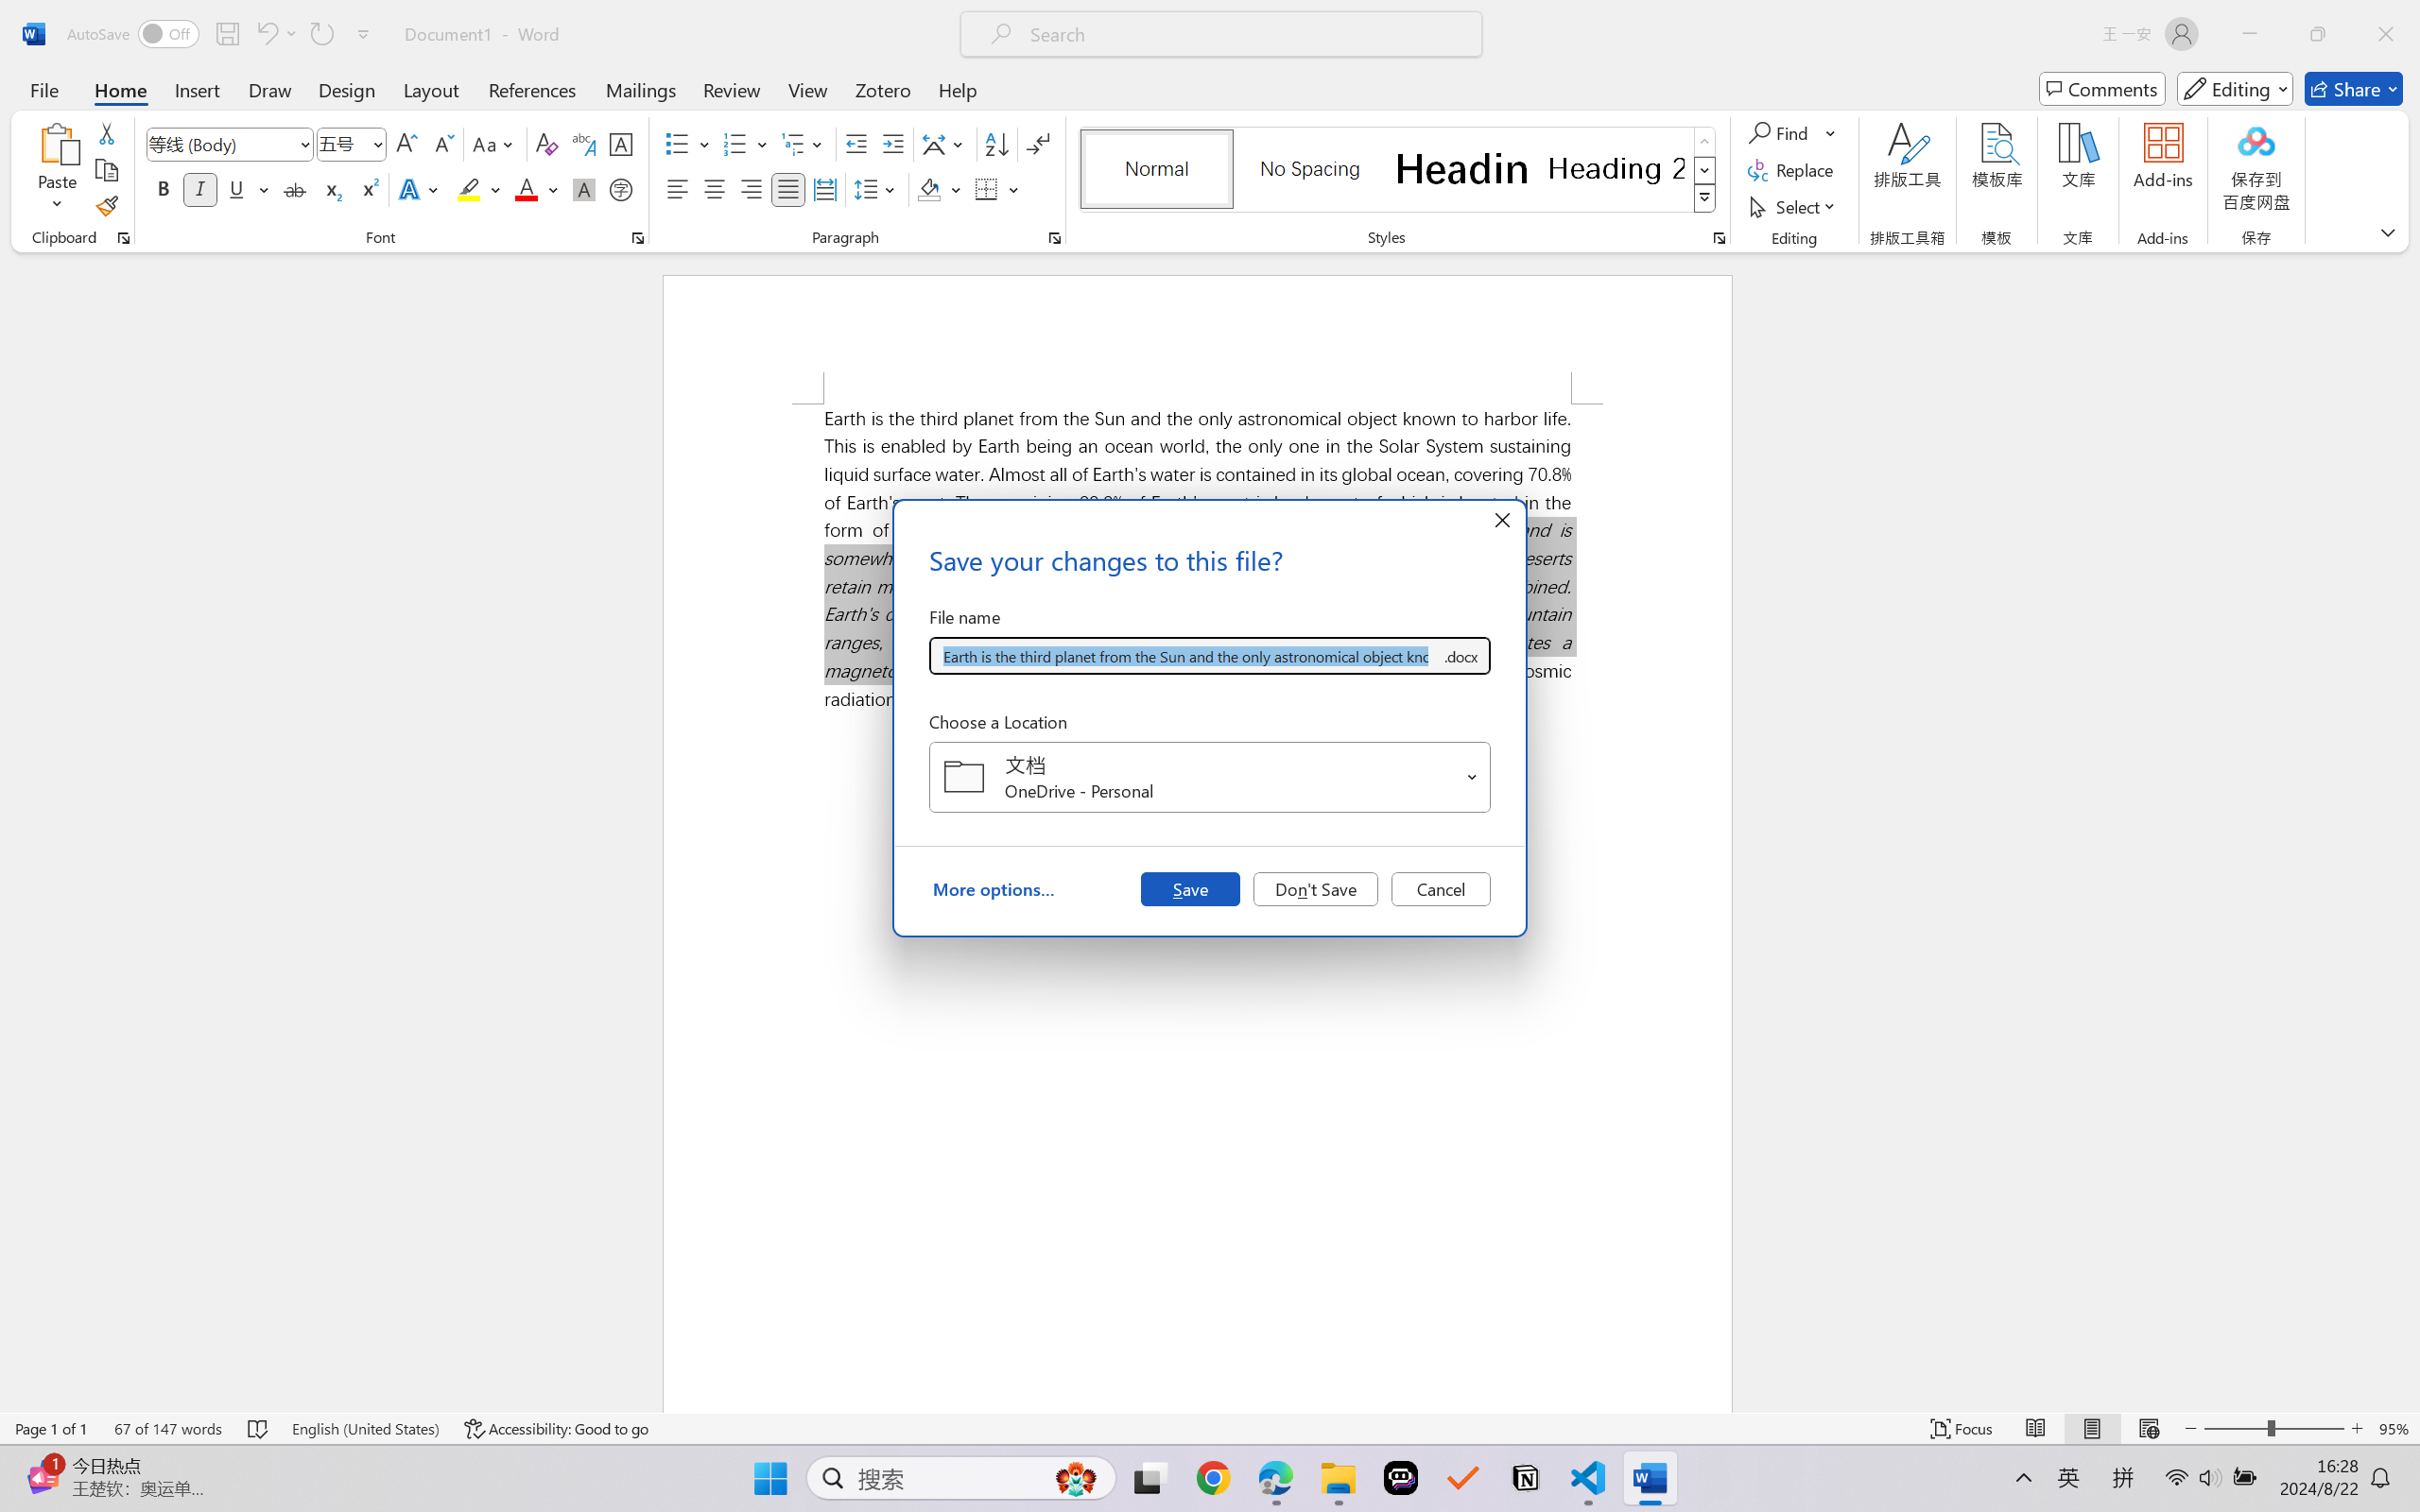 The image size is (2420, 1512). What do you see at coordinates (804, 144) in the screenshot?
I see `'Multilevel List'` at bounding box center [804, 144].